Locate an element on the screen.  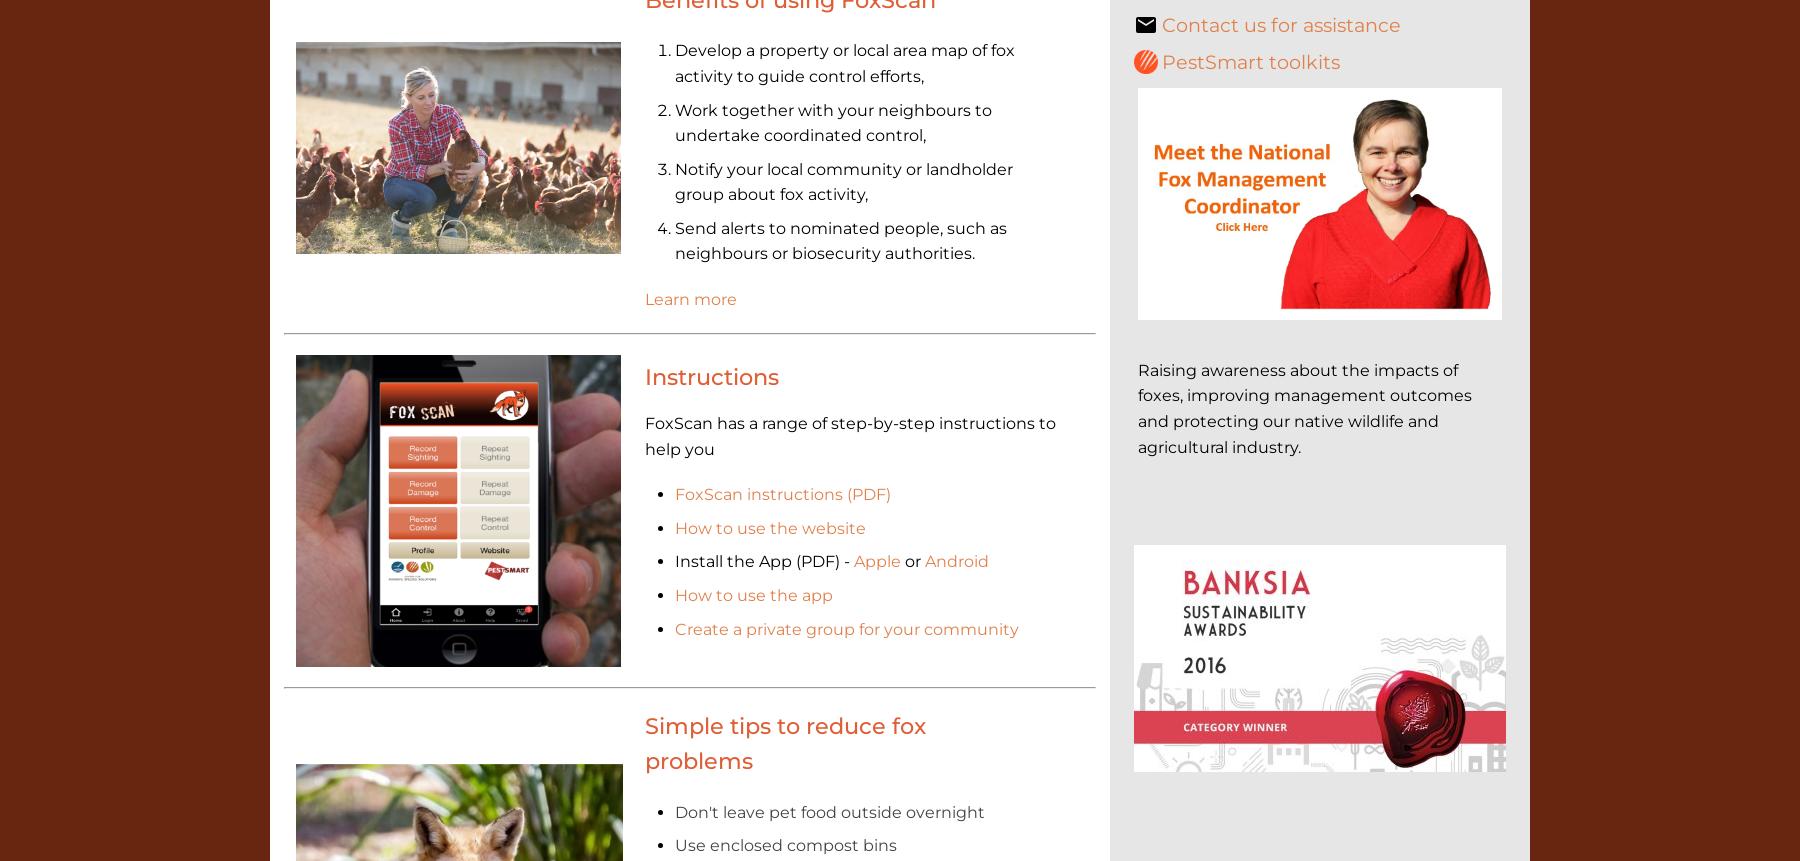
'Install the App (PDF) -' is located at coordinates (762, 560).